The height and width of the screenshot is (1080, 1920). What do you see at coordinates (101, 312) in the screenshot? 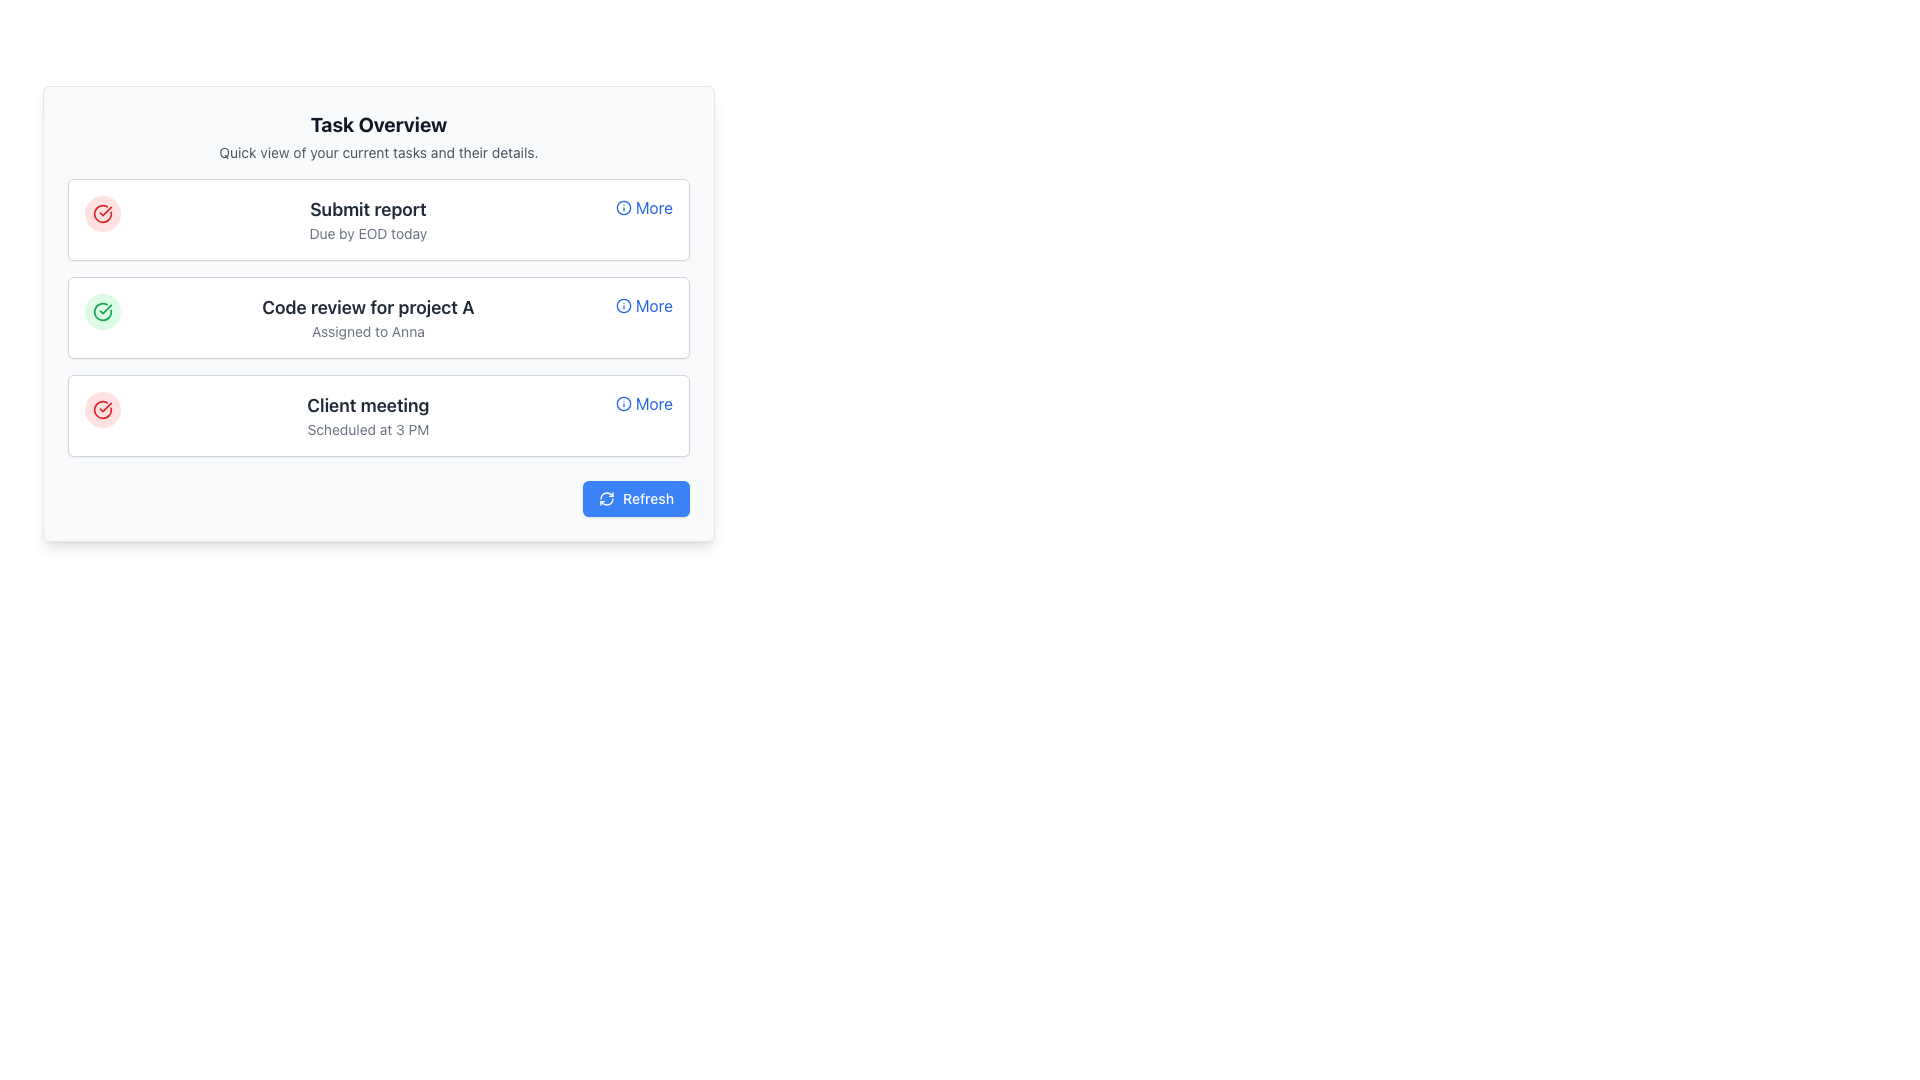
I see `the circular outline icon with a green stroke located on the left side of the second list item corresponding to the task 'Code review for project A.'` at bounding box center [101, 312].